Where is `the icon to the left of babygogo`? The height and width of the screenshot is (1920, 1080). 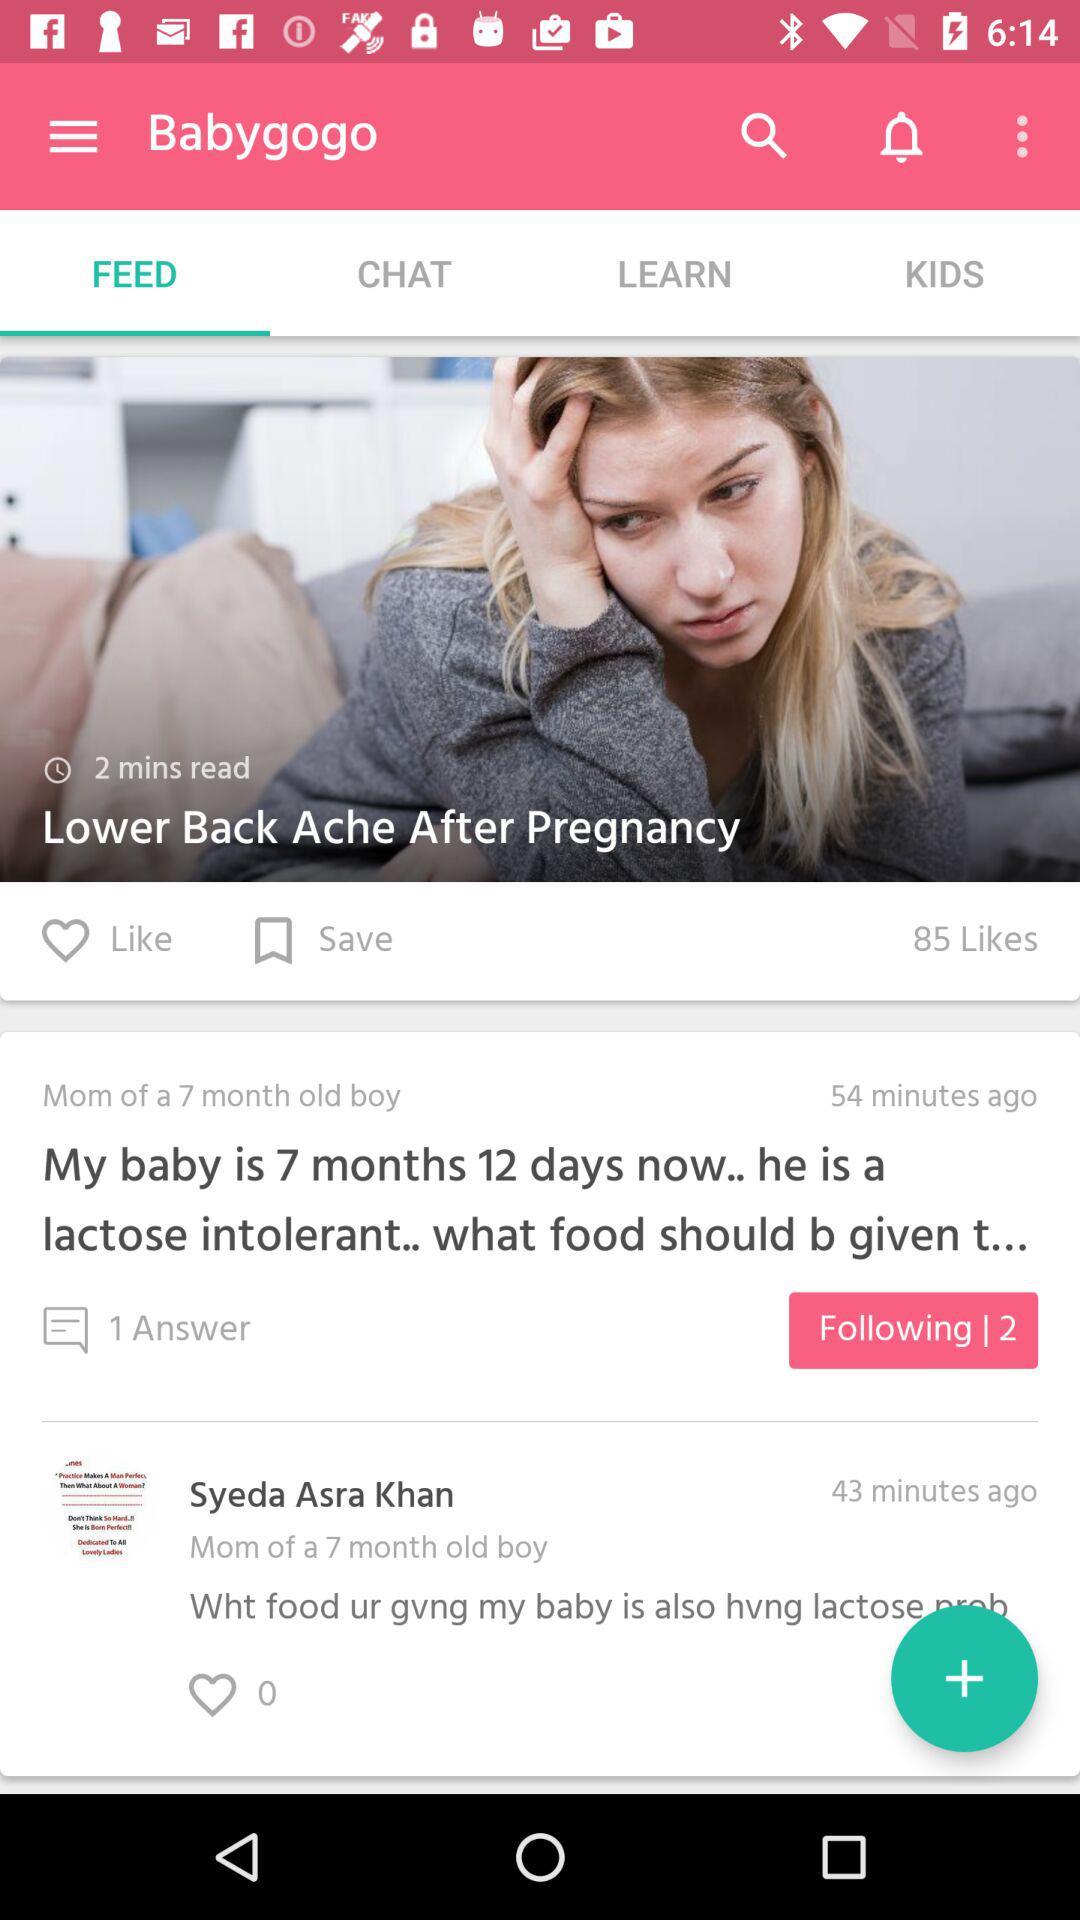
the icon to the left of babygogo is located at coordinates (72, 135).